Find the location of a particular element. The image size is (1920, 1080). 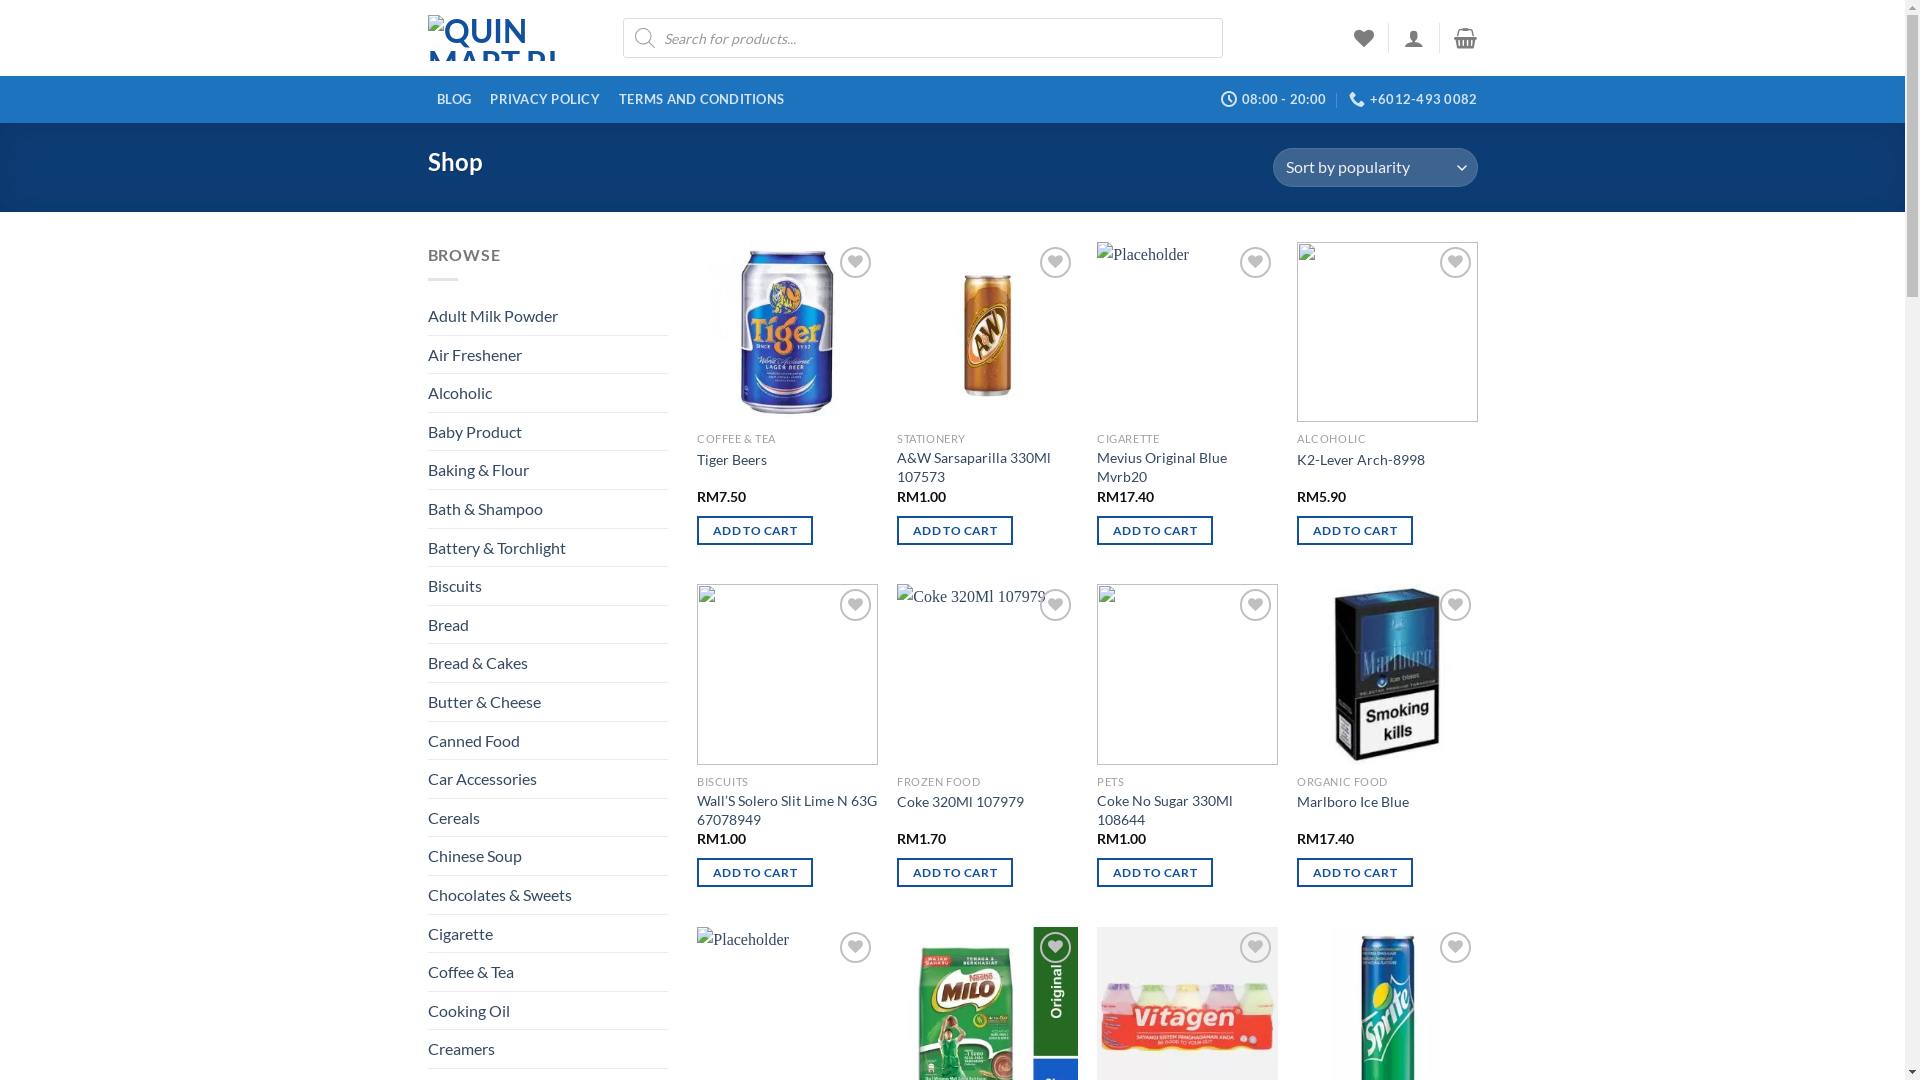

'Baby Product' is located at coordinates (426, 431).